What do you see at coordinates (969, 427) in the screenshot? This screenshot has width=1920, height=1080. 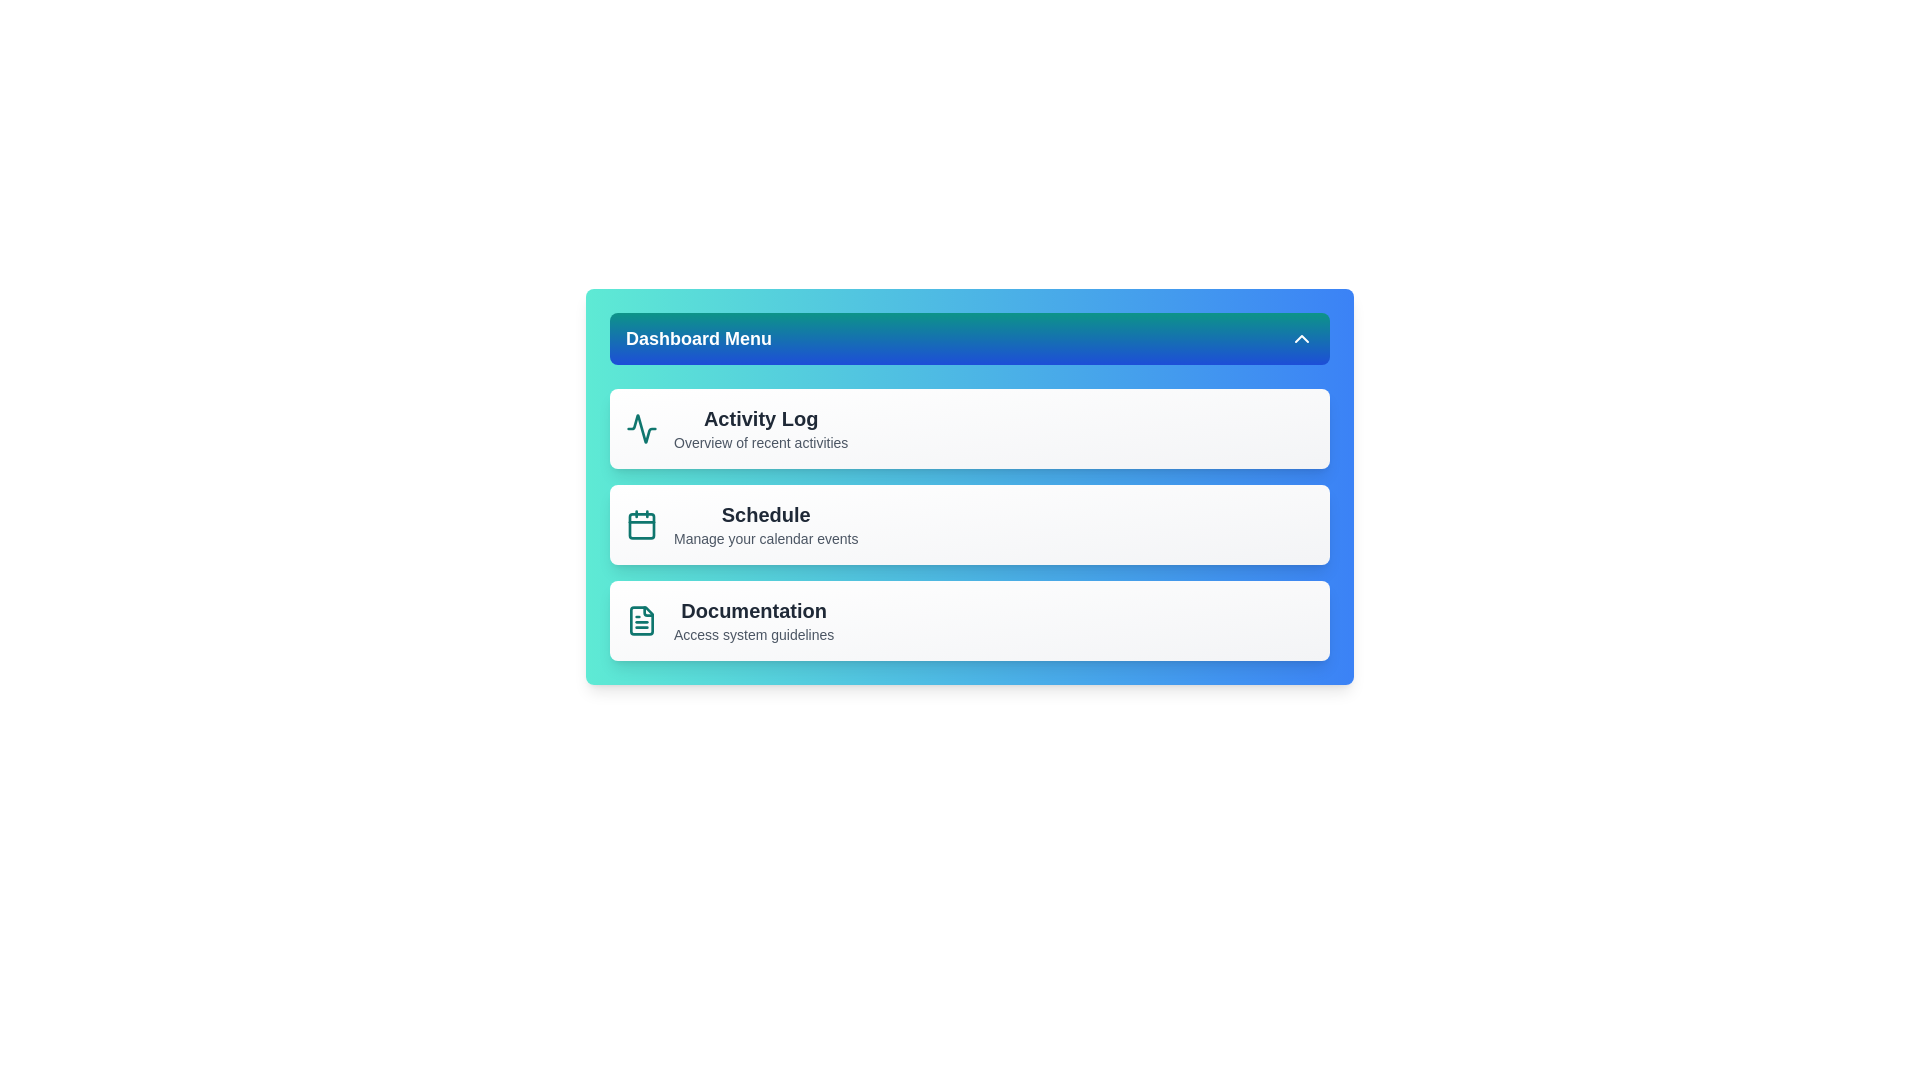 I see `the dashboard item 'Activity Log' to select it` at bounding box center [969, 427].